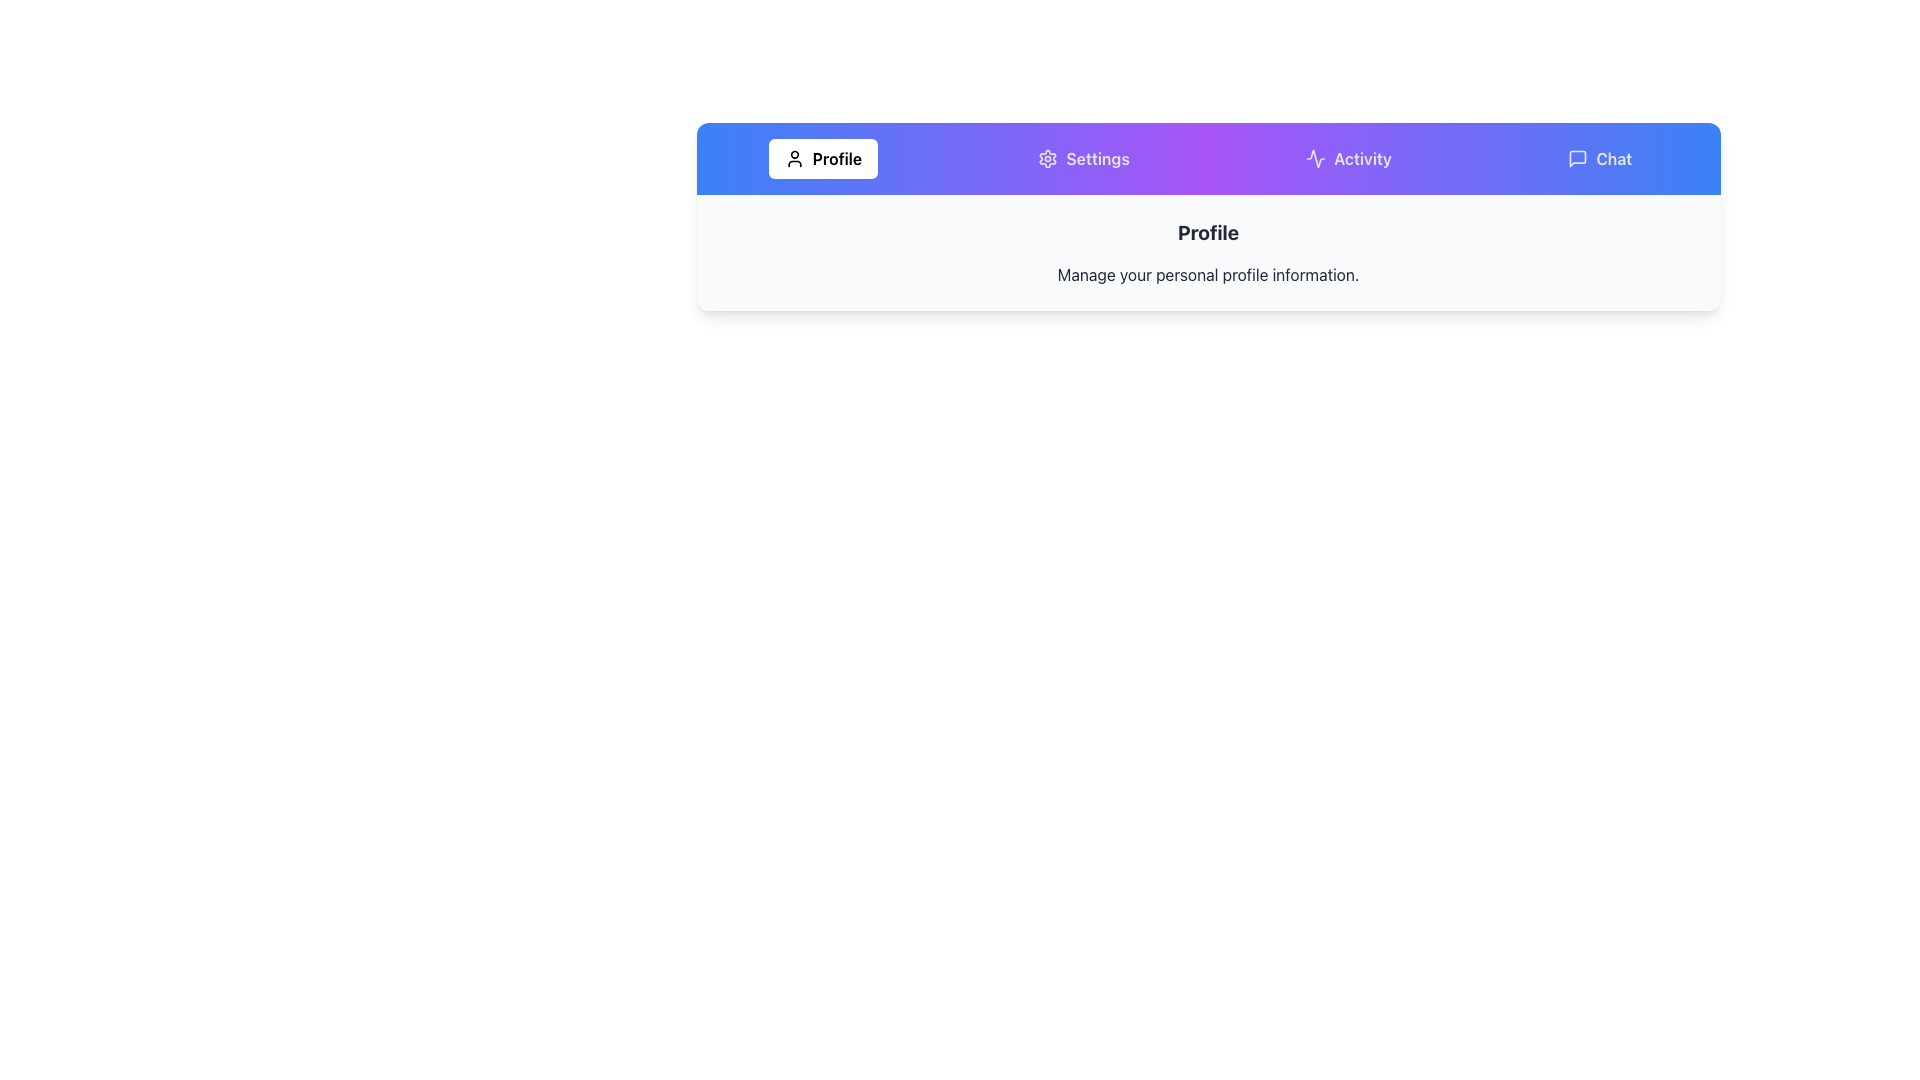 This screenshot has height=1080, width=1920. Describe the element at coordinates (1316, 157) in the screenshot. I see `the 'Activity' icon in the navigation bar, which is the third icon from the left` at that location.